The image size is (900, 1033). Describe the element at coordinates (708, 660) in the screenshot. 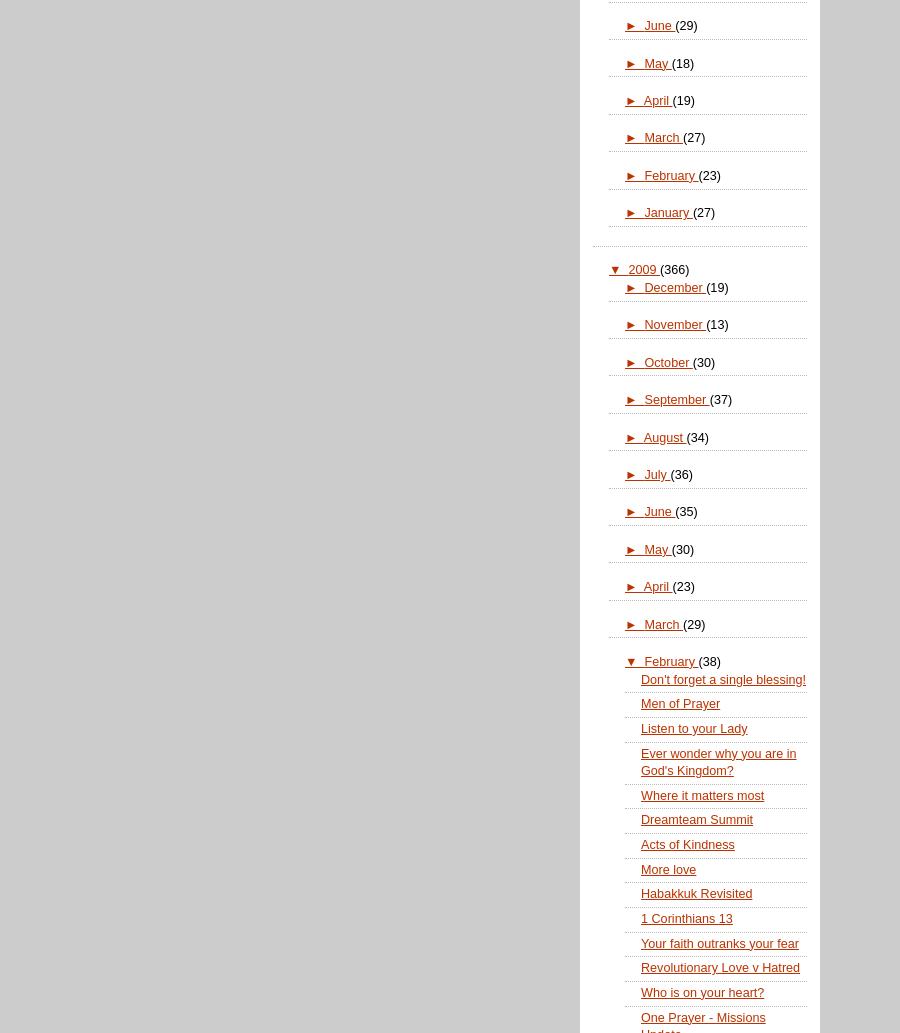

I see `'(38)'` at that location.